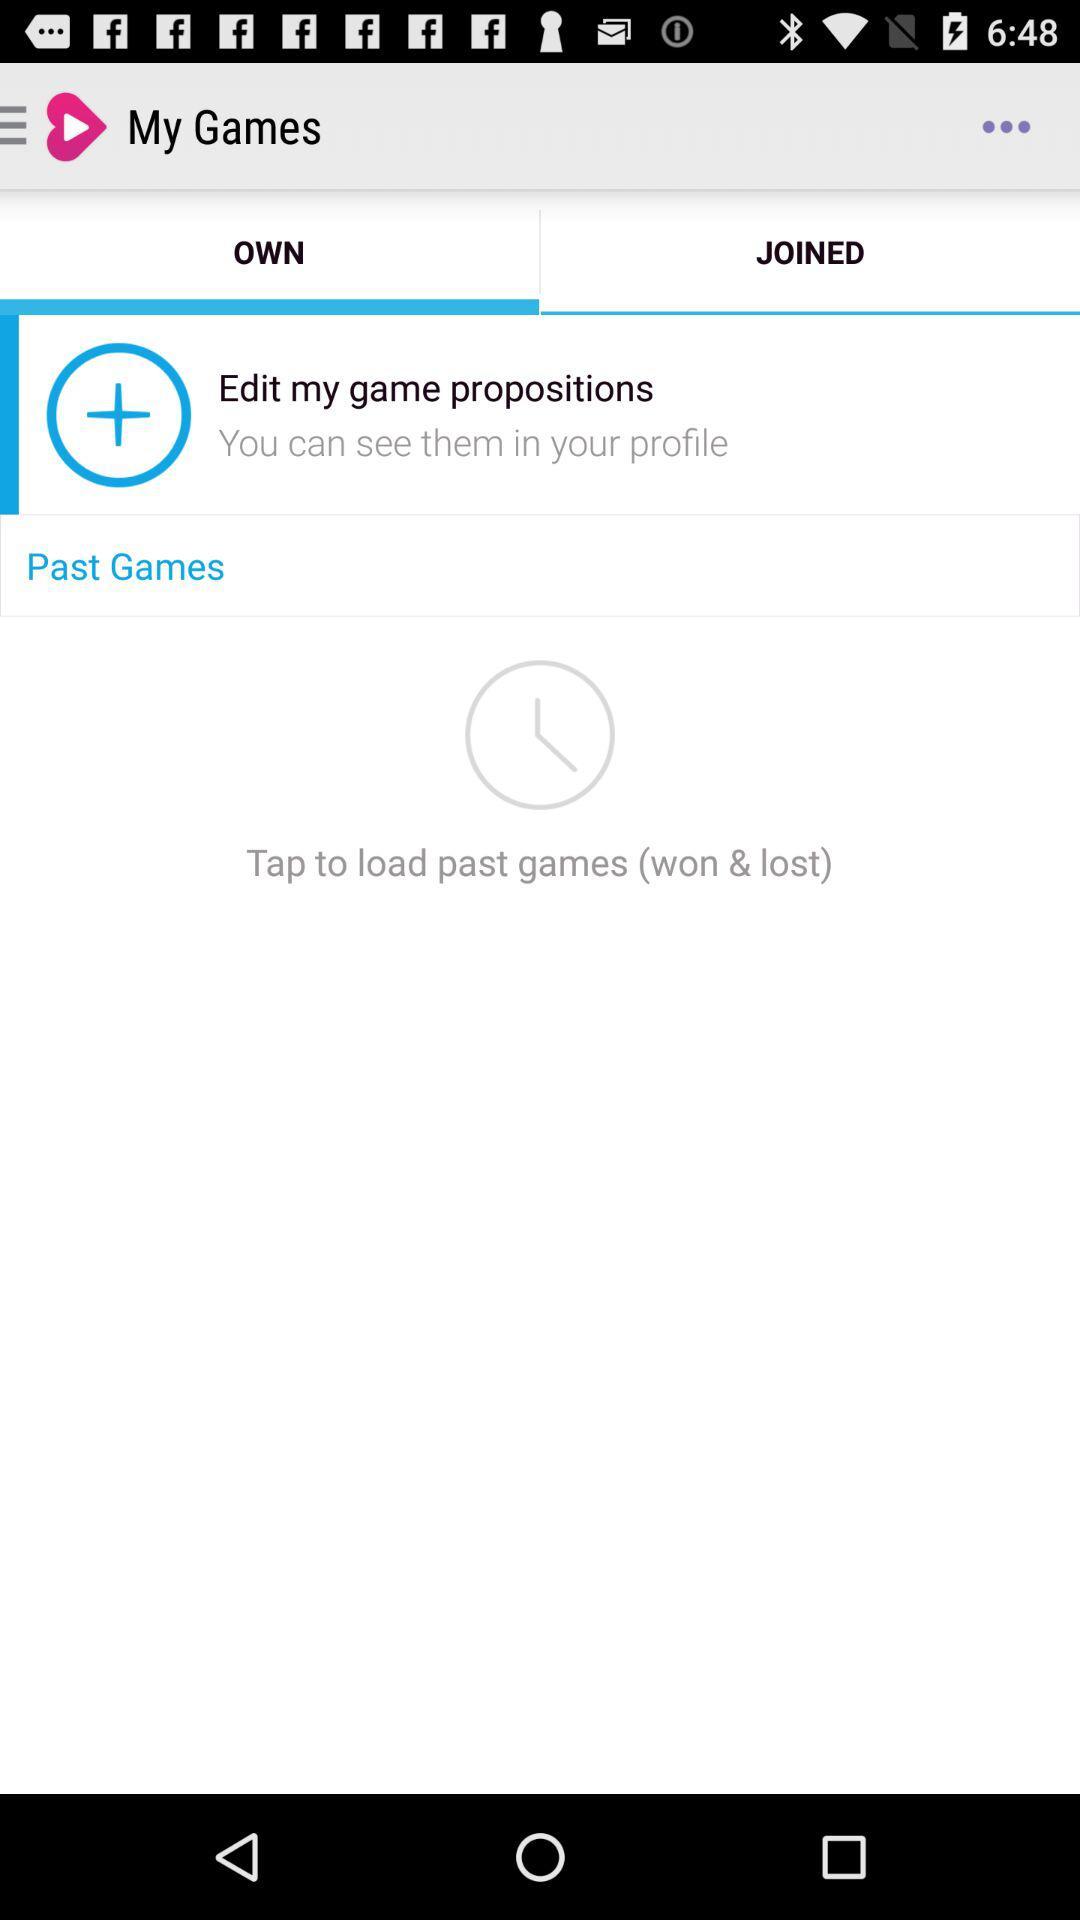 The image size is (1080, 1920). Describe the element at coordinates (1006, 124) in the screenshot. I see `the app next to the my games icon` at that location.